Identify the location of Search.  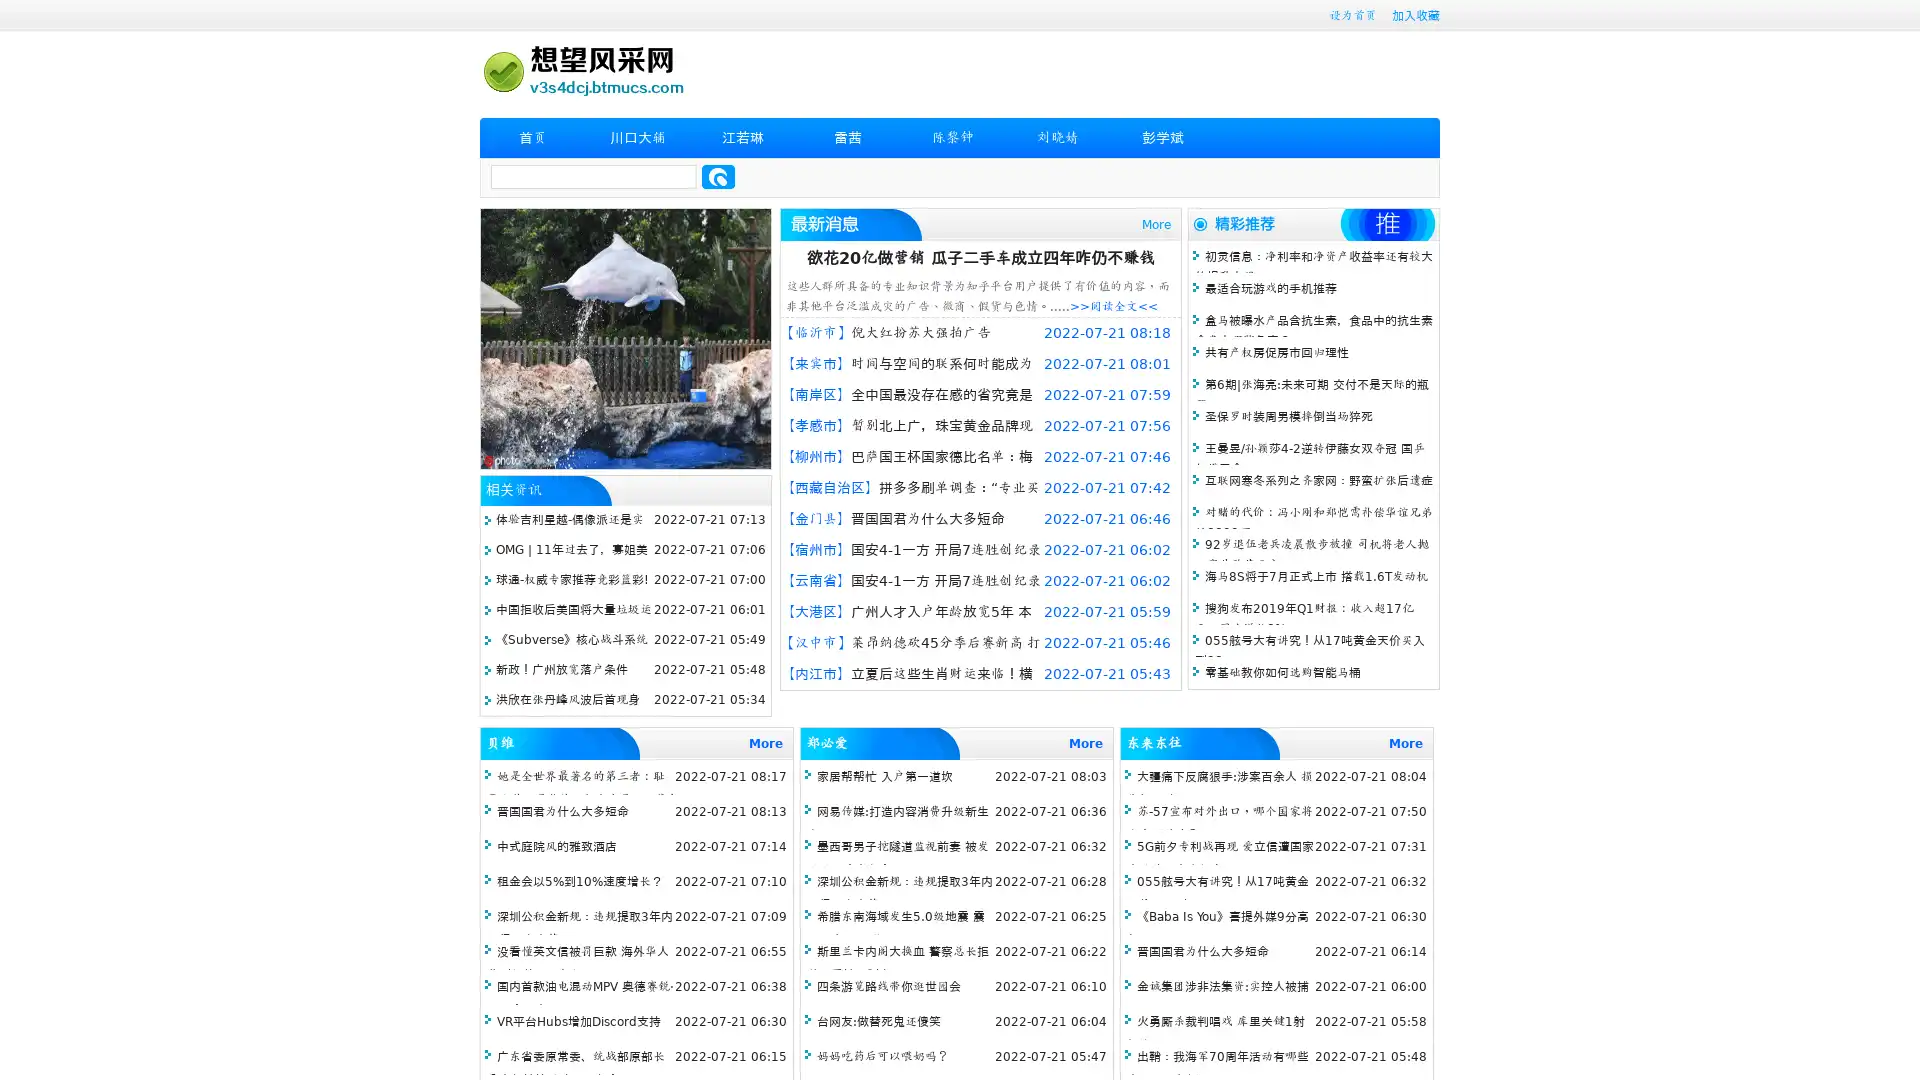
(718, 176).